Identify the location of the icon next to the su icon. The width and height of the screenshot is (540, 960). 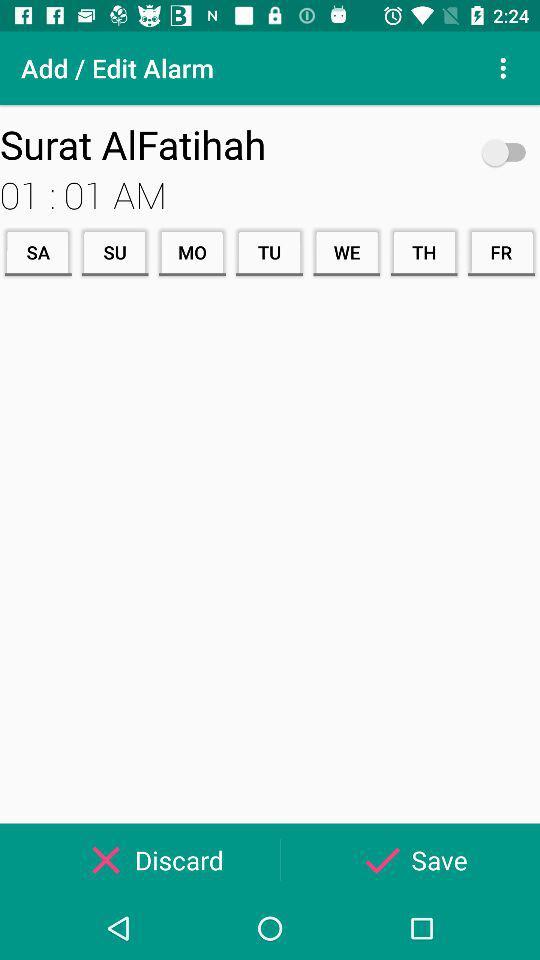
(38, 251).